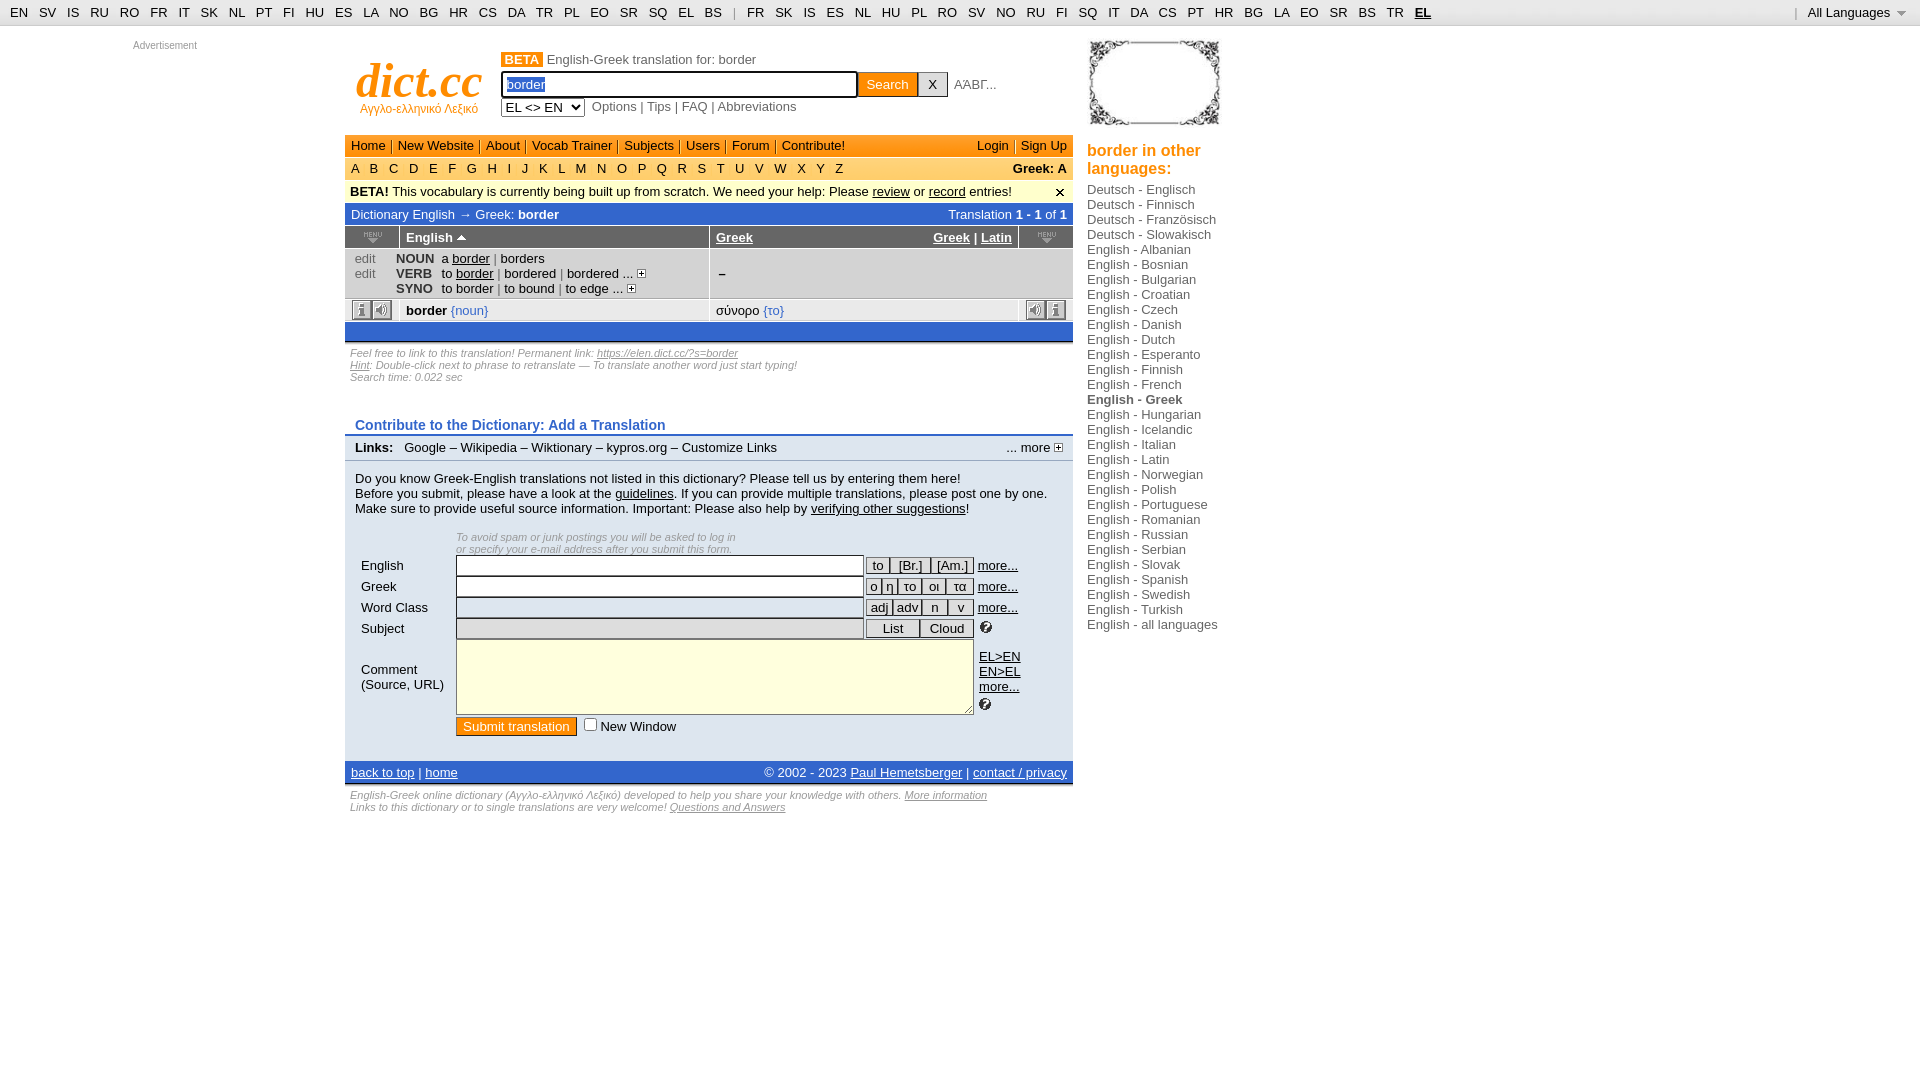  What do you see at coordinates (906, 606) in the screenshot?
I see `'adv'` at bounding box center [906, 606].